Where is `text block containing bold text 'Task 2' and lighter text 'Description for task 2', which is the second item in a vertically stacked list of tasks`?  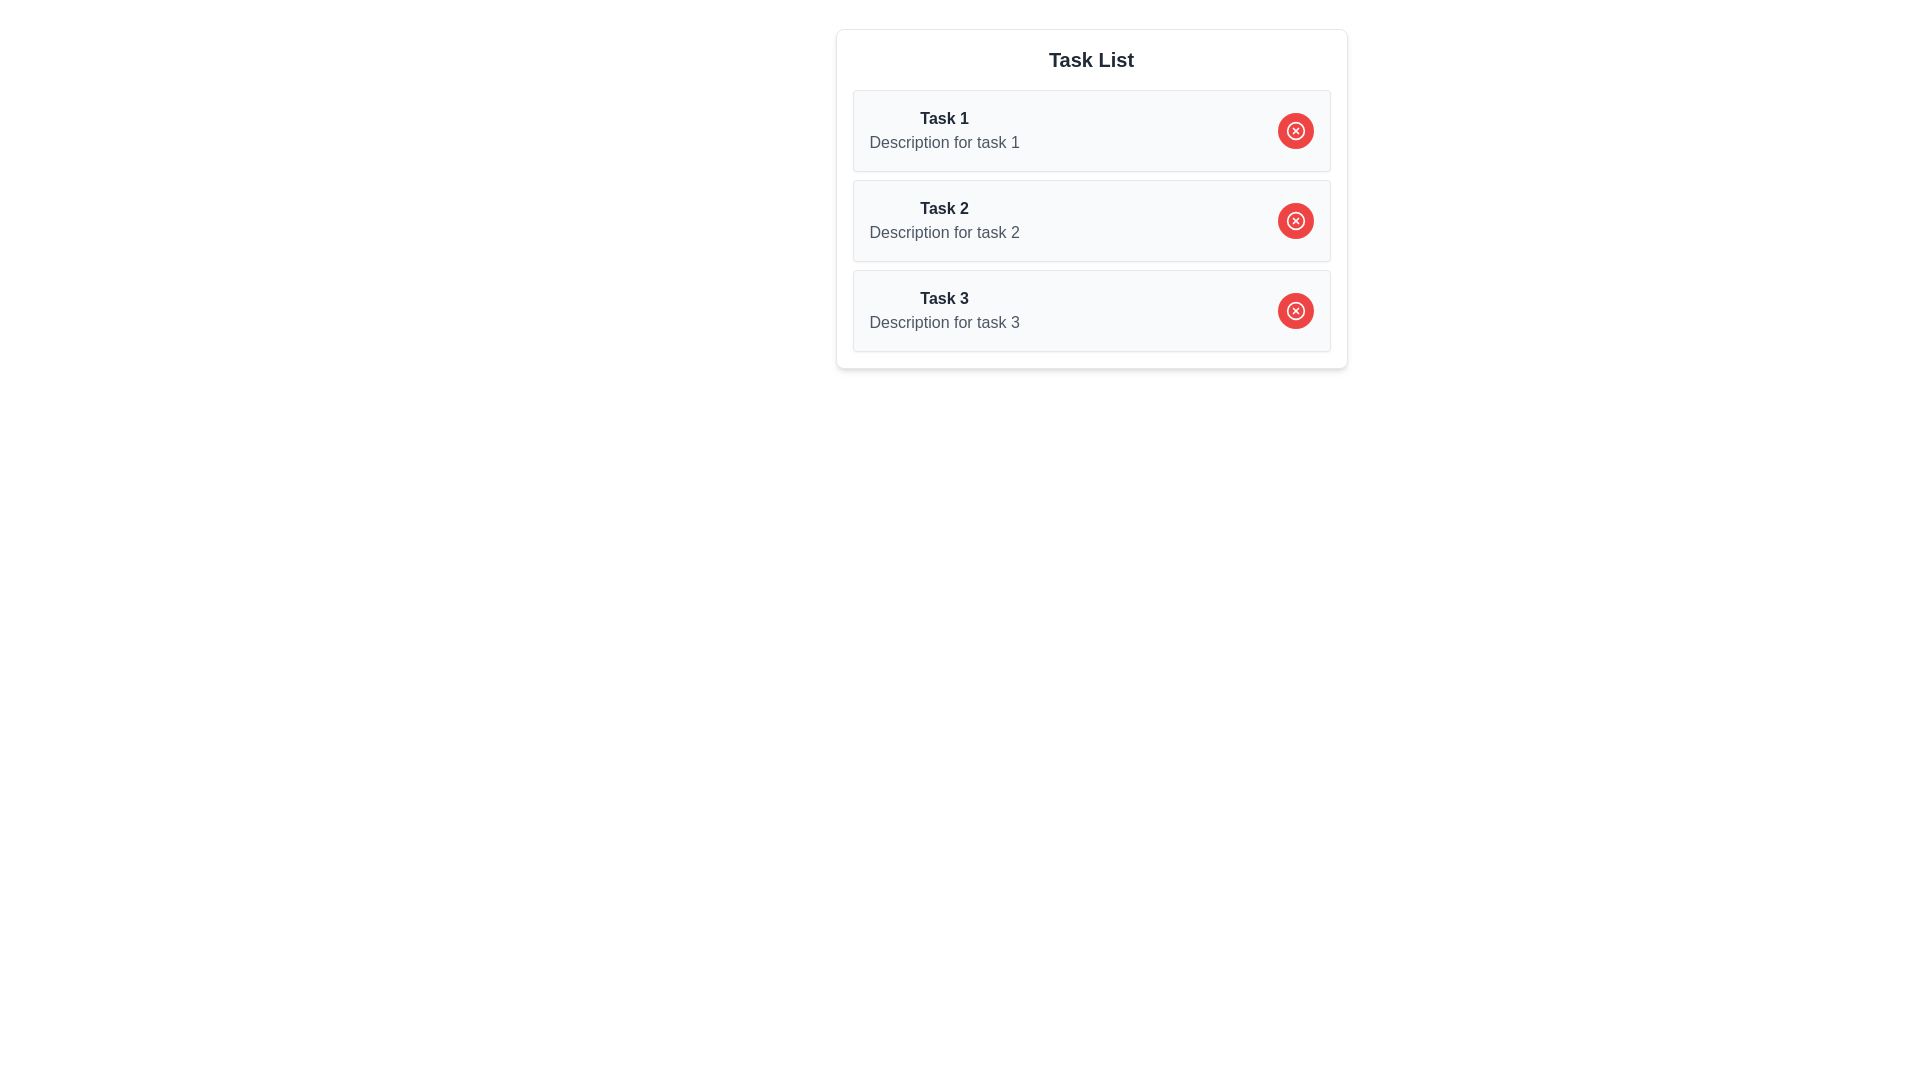 text block containing bold text 'Task 2' and lighter text 'Description for task 2', which is the second item in a vertically stacked list of tasks is located at coordinates (943, 220).